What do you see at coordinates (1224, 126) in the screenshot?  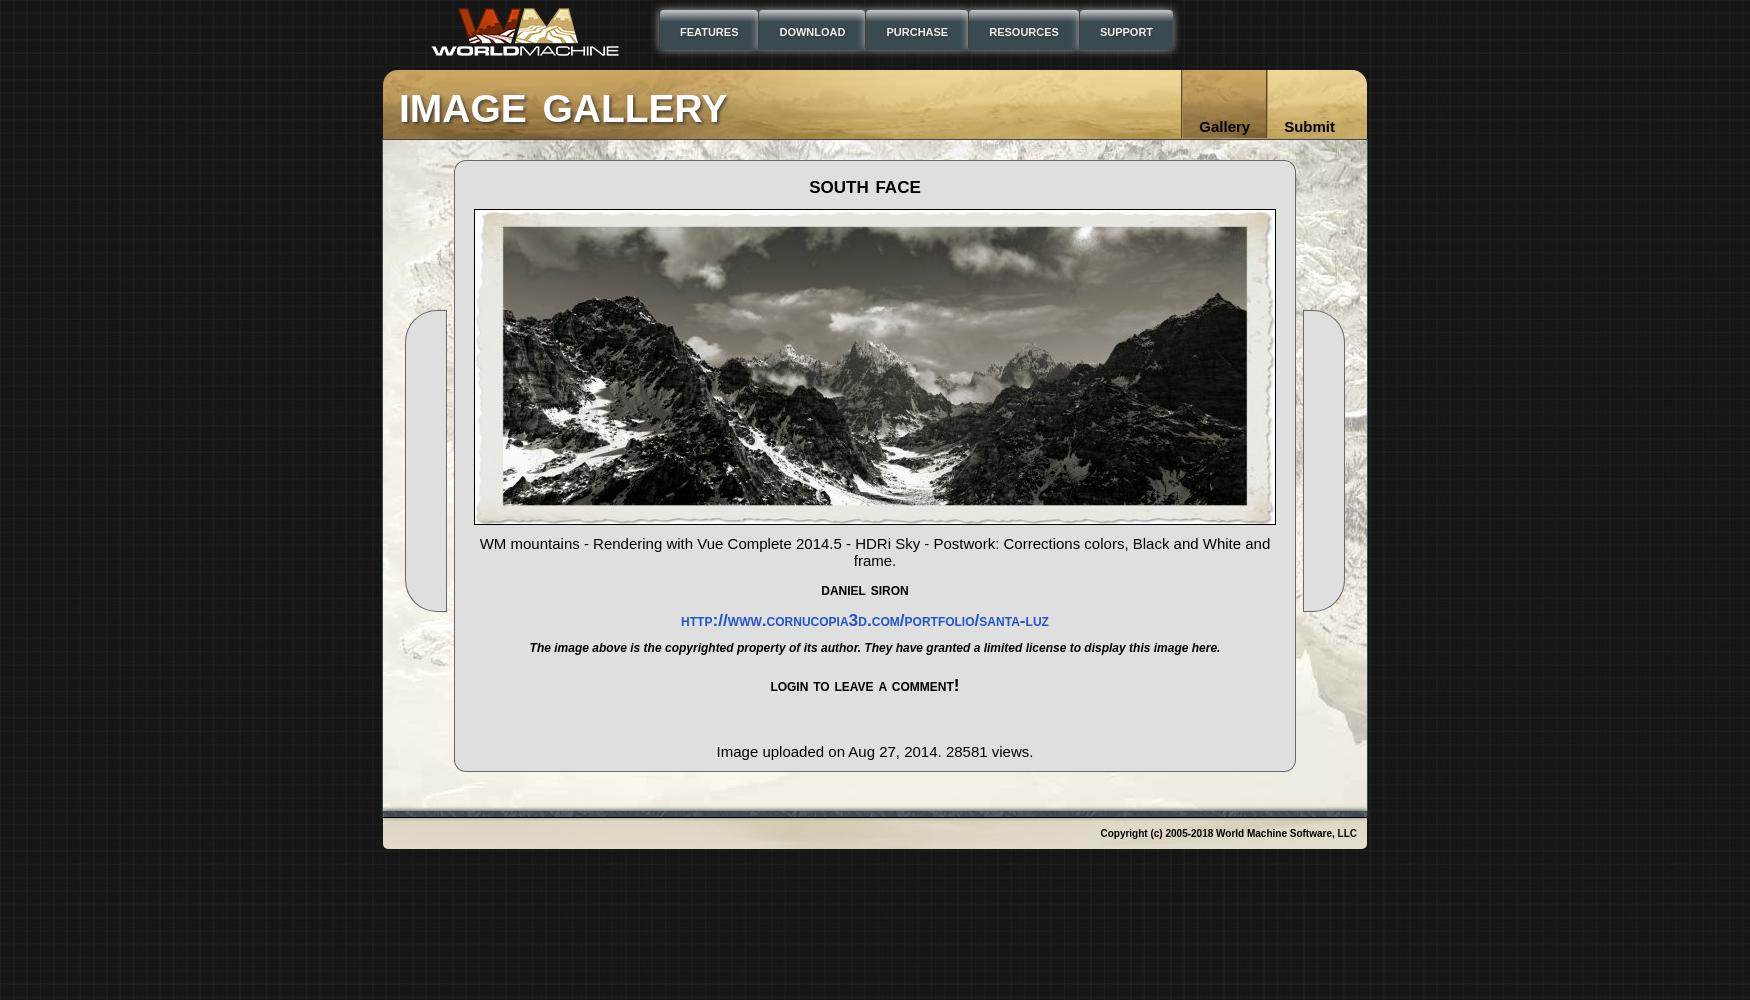 I see `'Gallery'` at bounding box center [1224, 126].